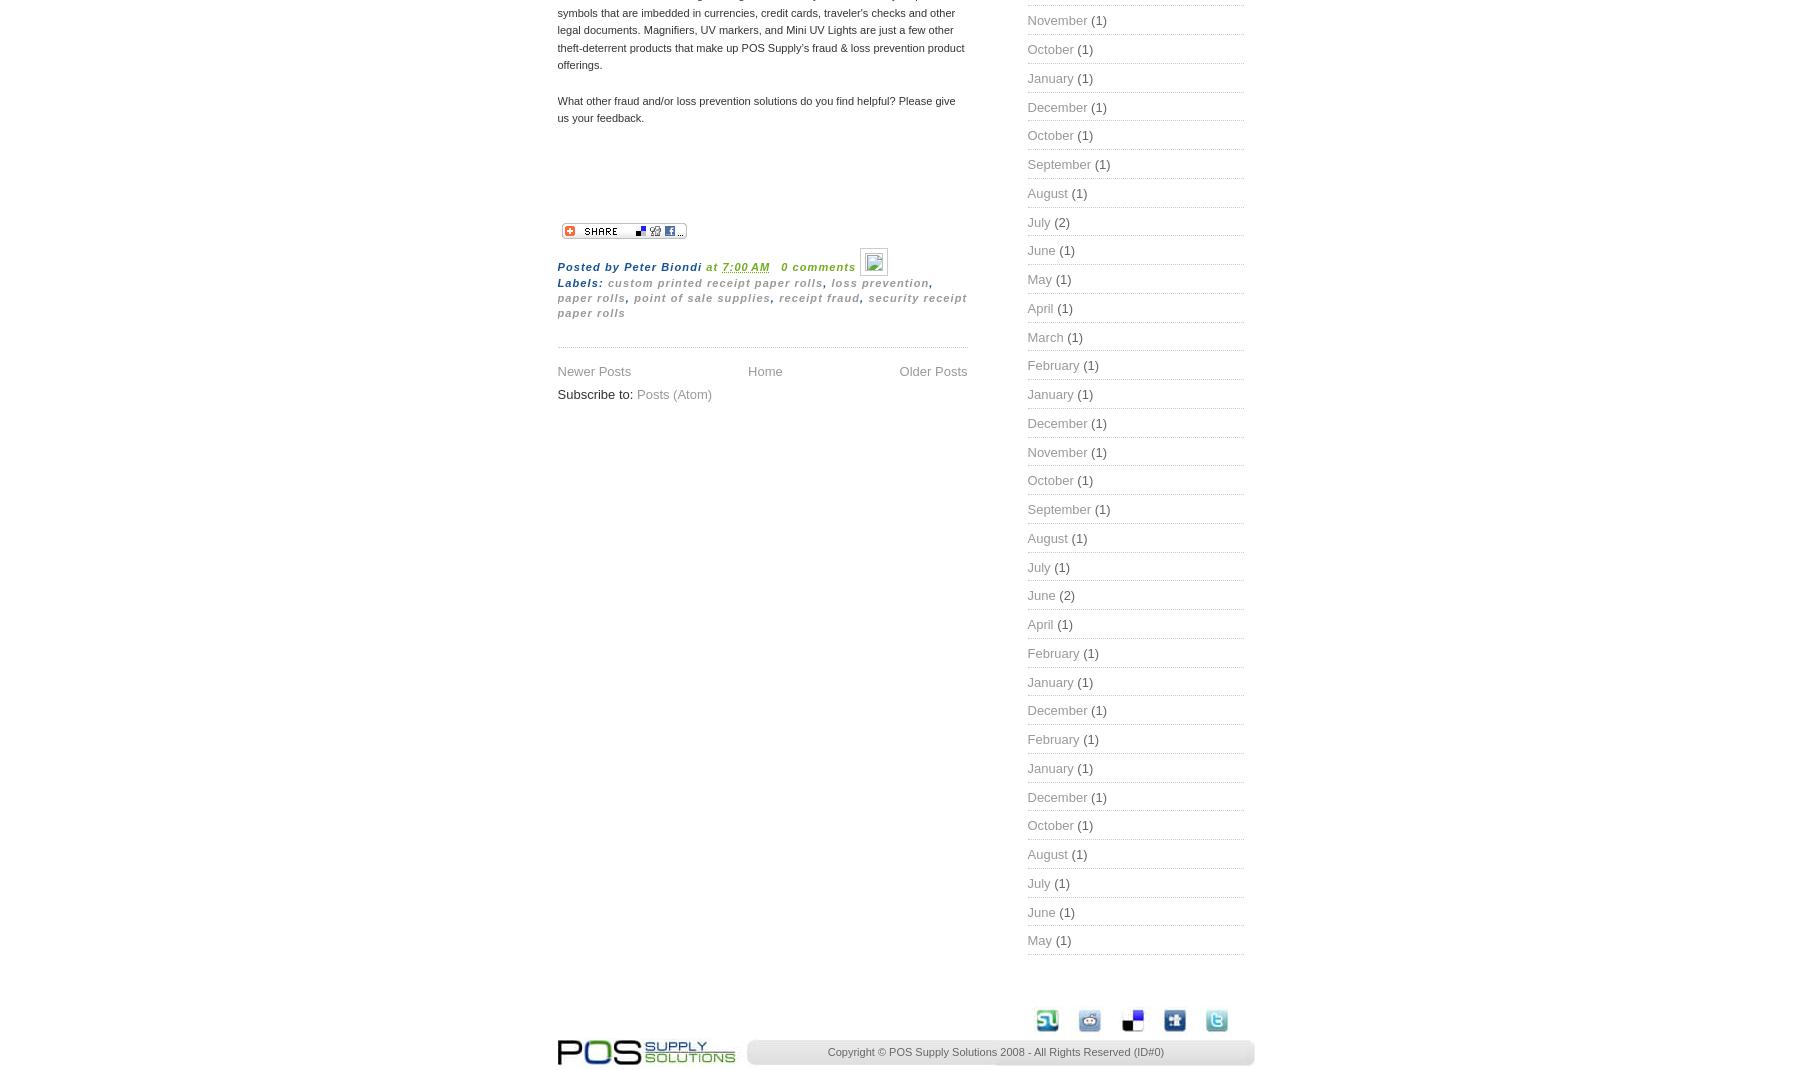 This screenshot has height=1070, width=1811. I want to click on 'receipt fraud', so click(819, 297).